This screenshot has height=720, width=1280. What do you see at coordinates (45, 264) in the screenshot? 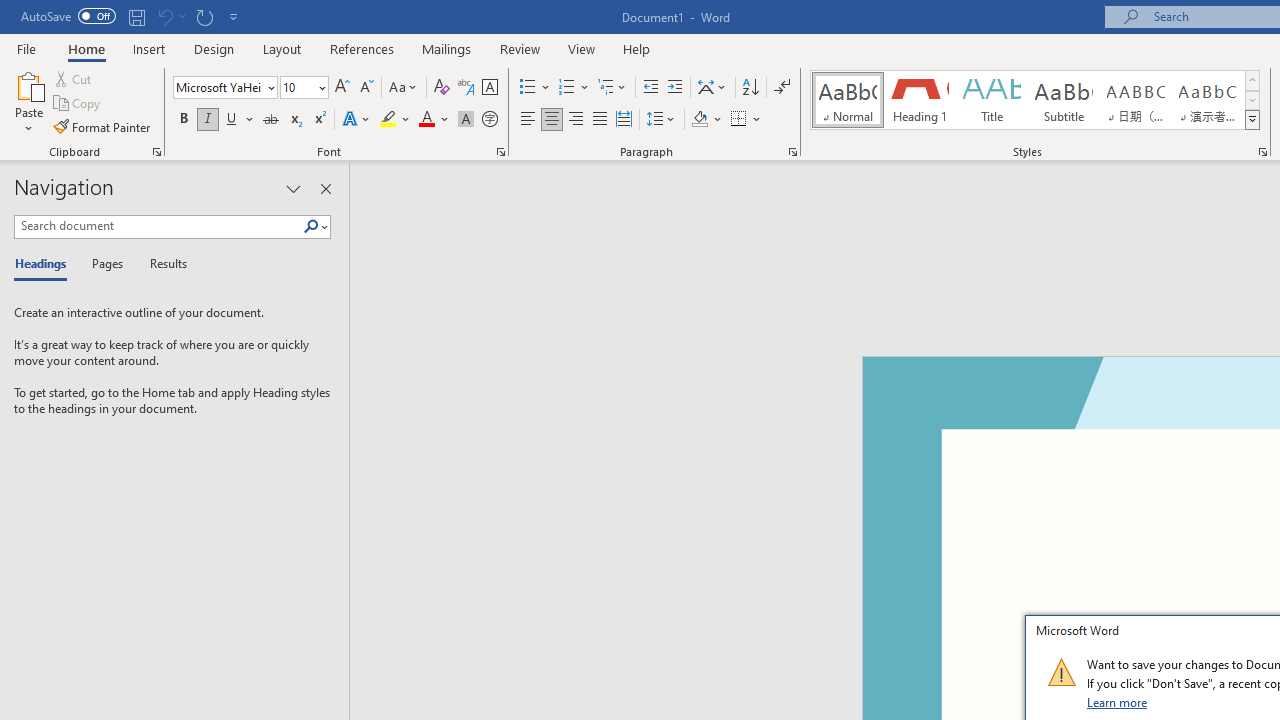
I see `'Headings'` at bounding box center [45, 264].